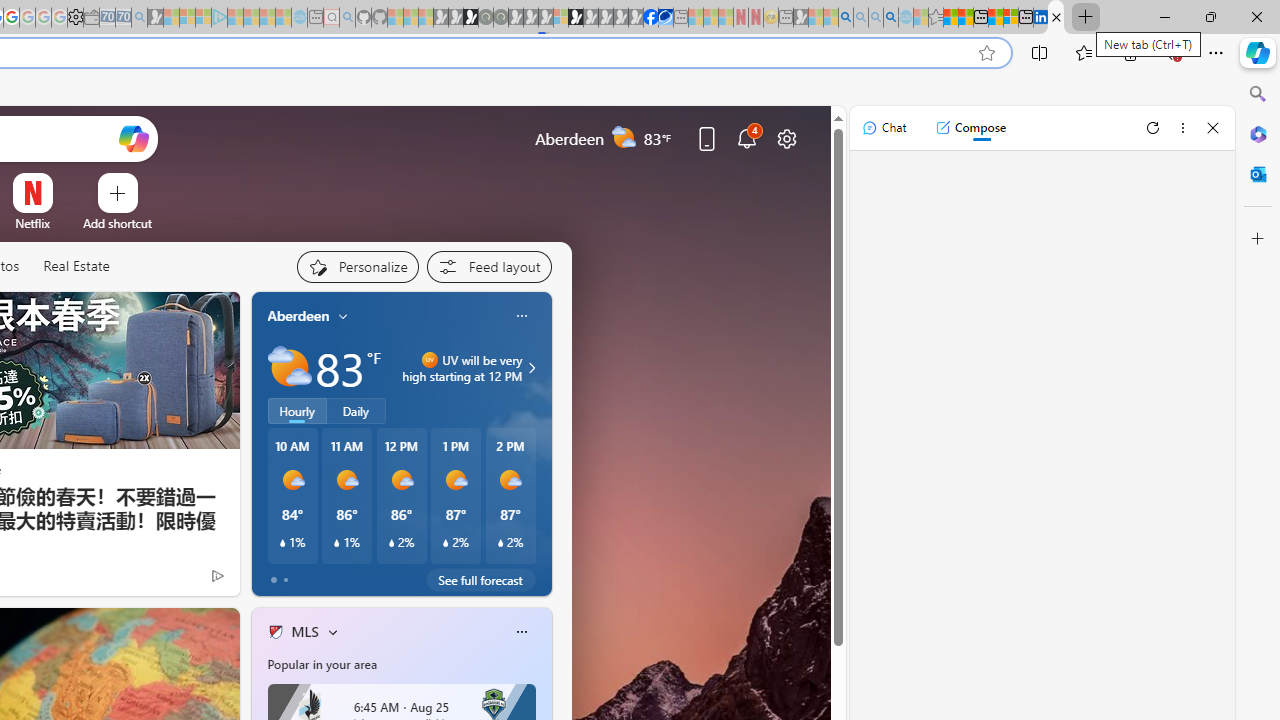  What do you see at coordinates (501, 17) in the screenshot?
I see `'Future Focus Report 2024 - Sleeping'` at bounding box center [501, 17].